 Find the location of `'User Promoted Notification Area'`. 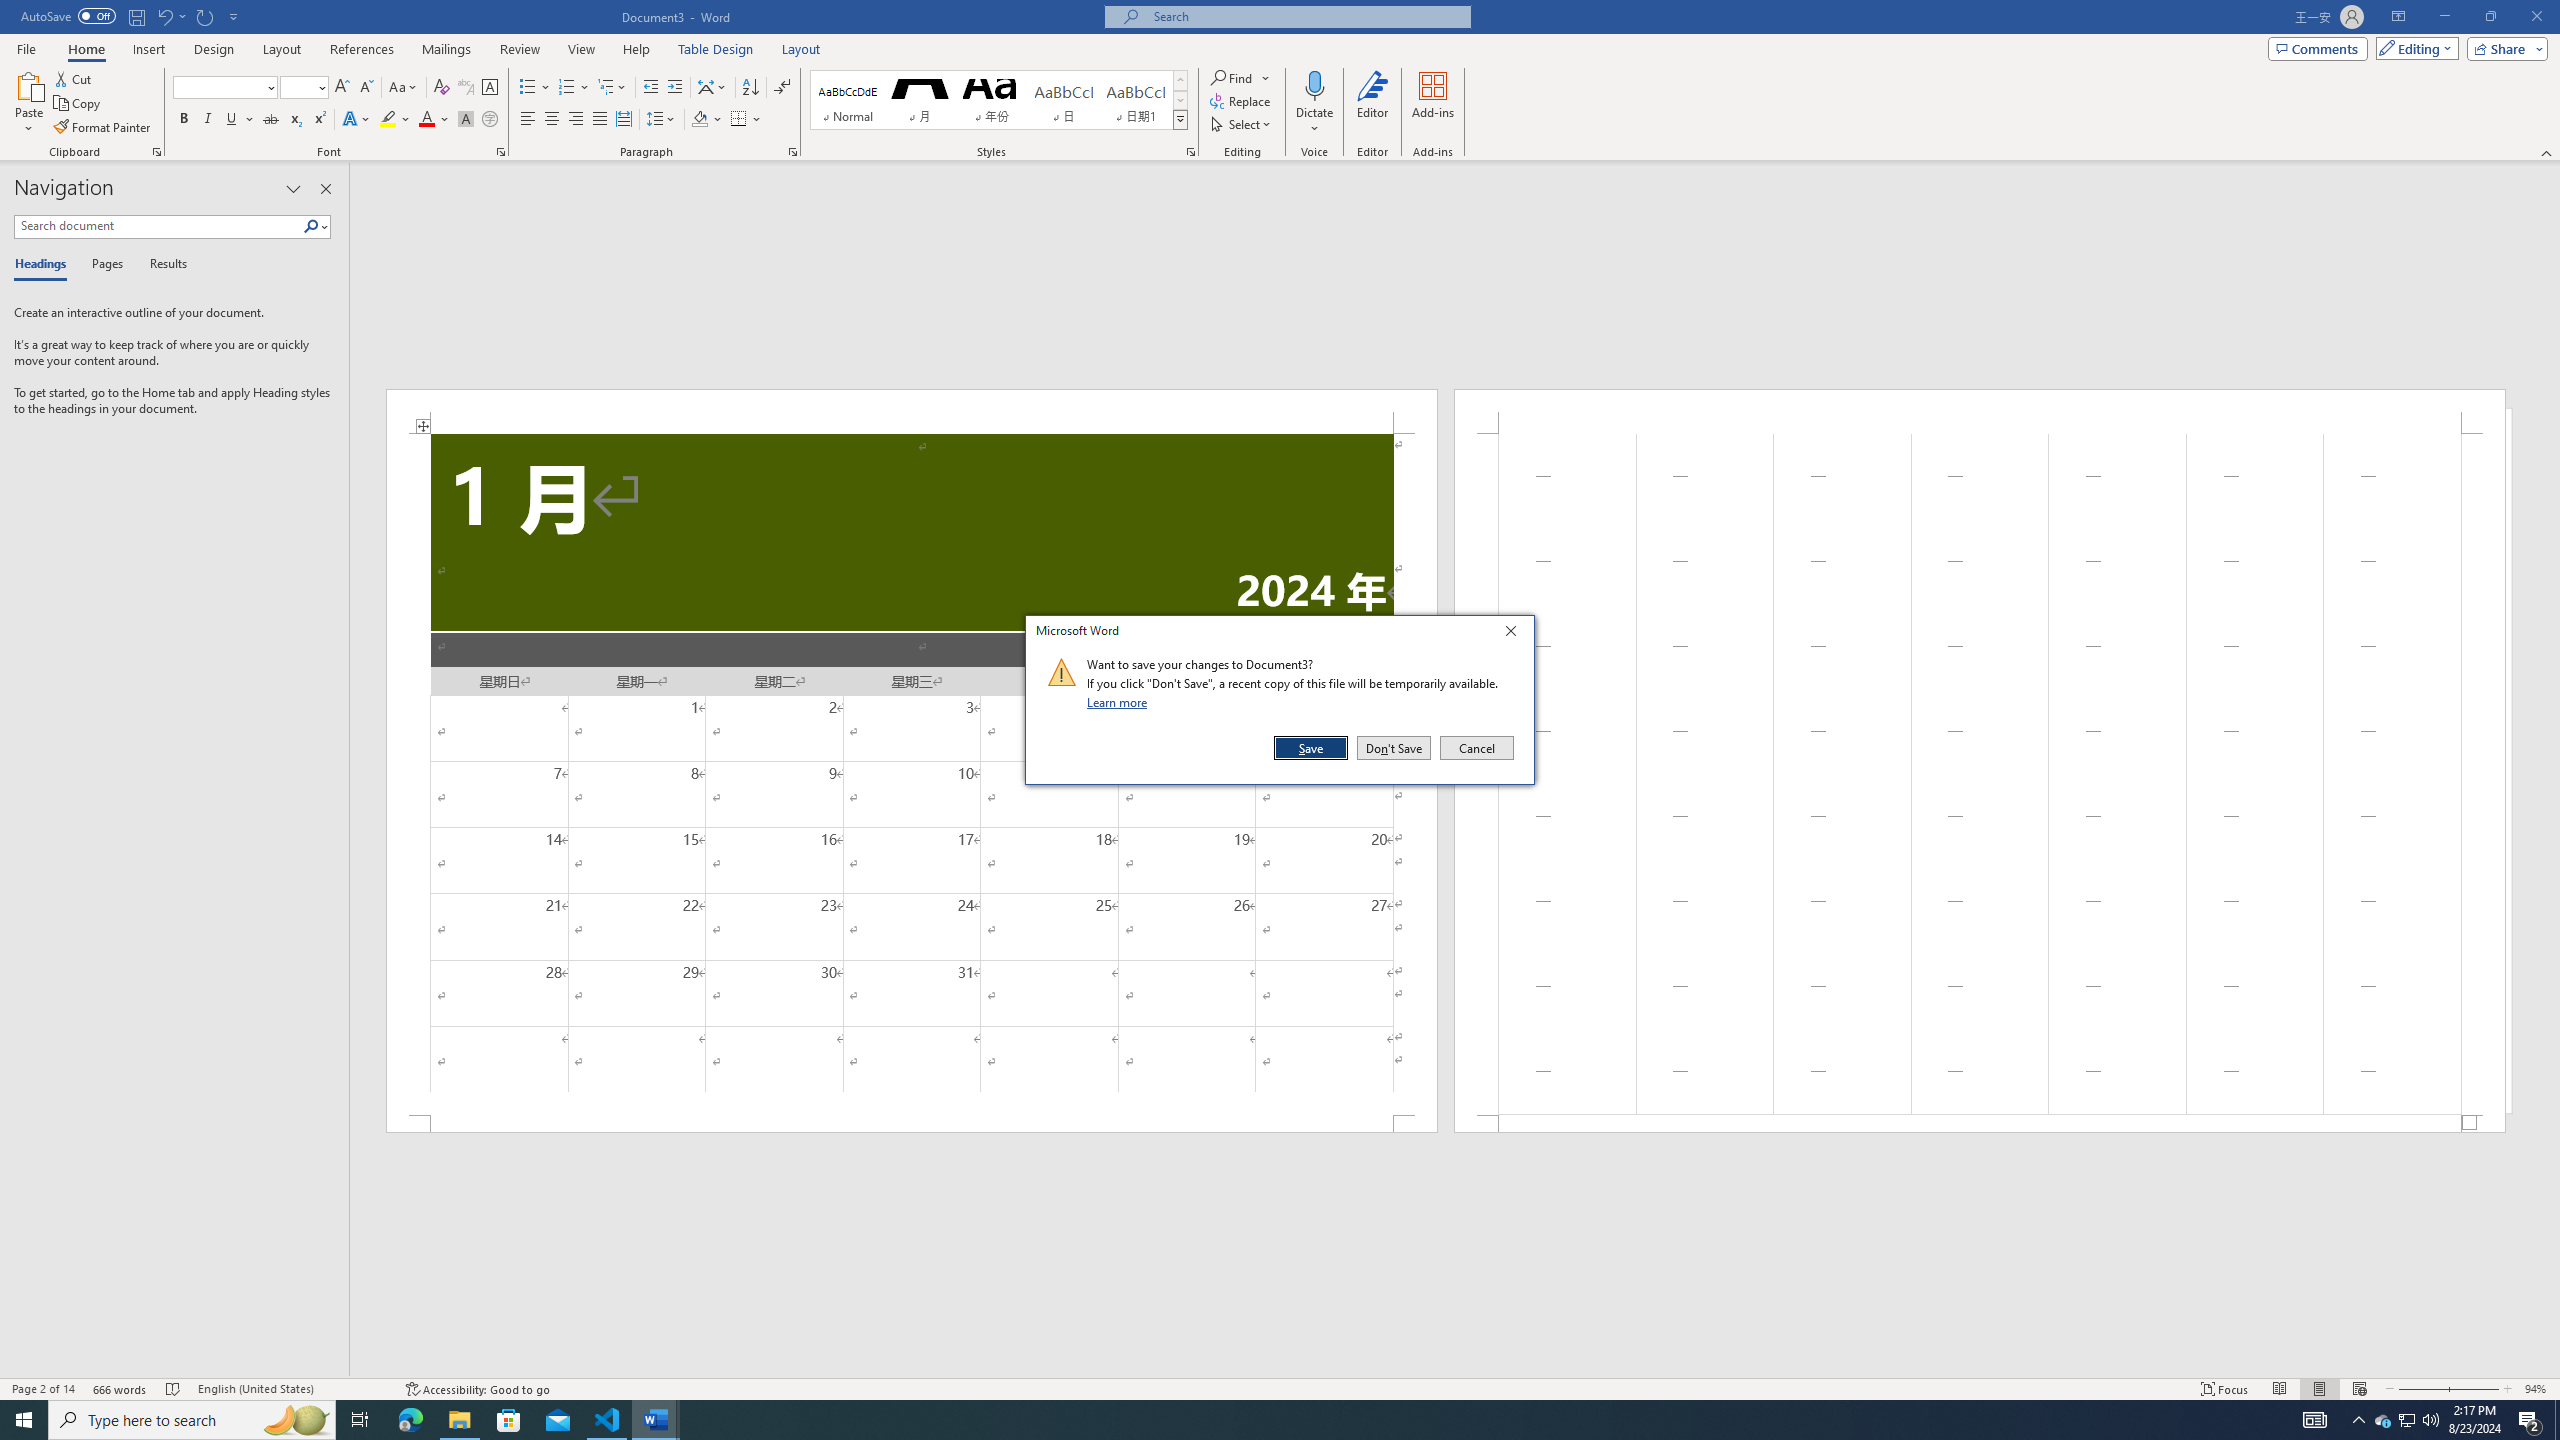

'User Promoted Notification Area' is located at coordinates (2405, 1418).